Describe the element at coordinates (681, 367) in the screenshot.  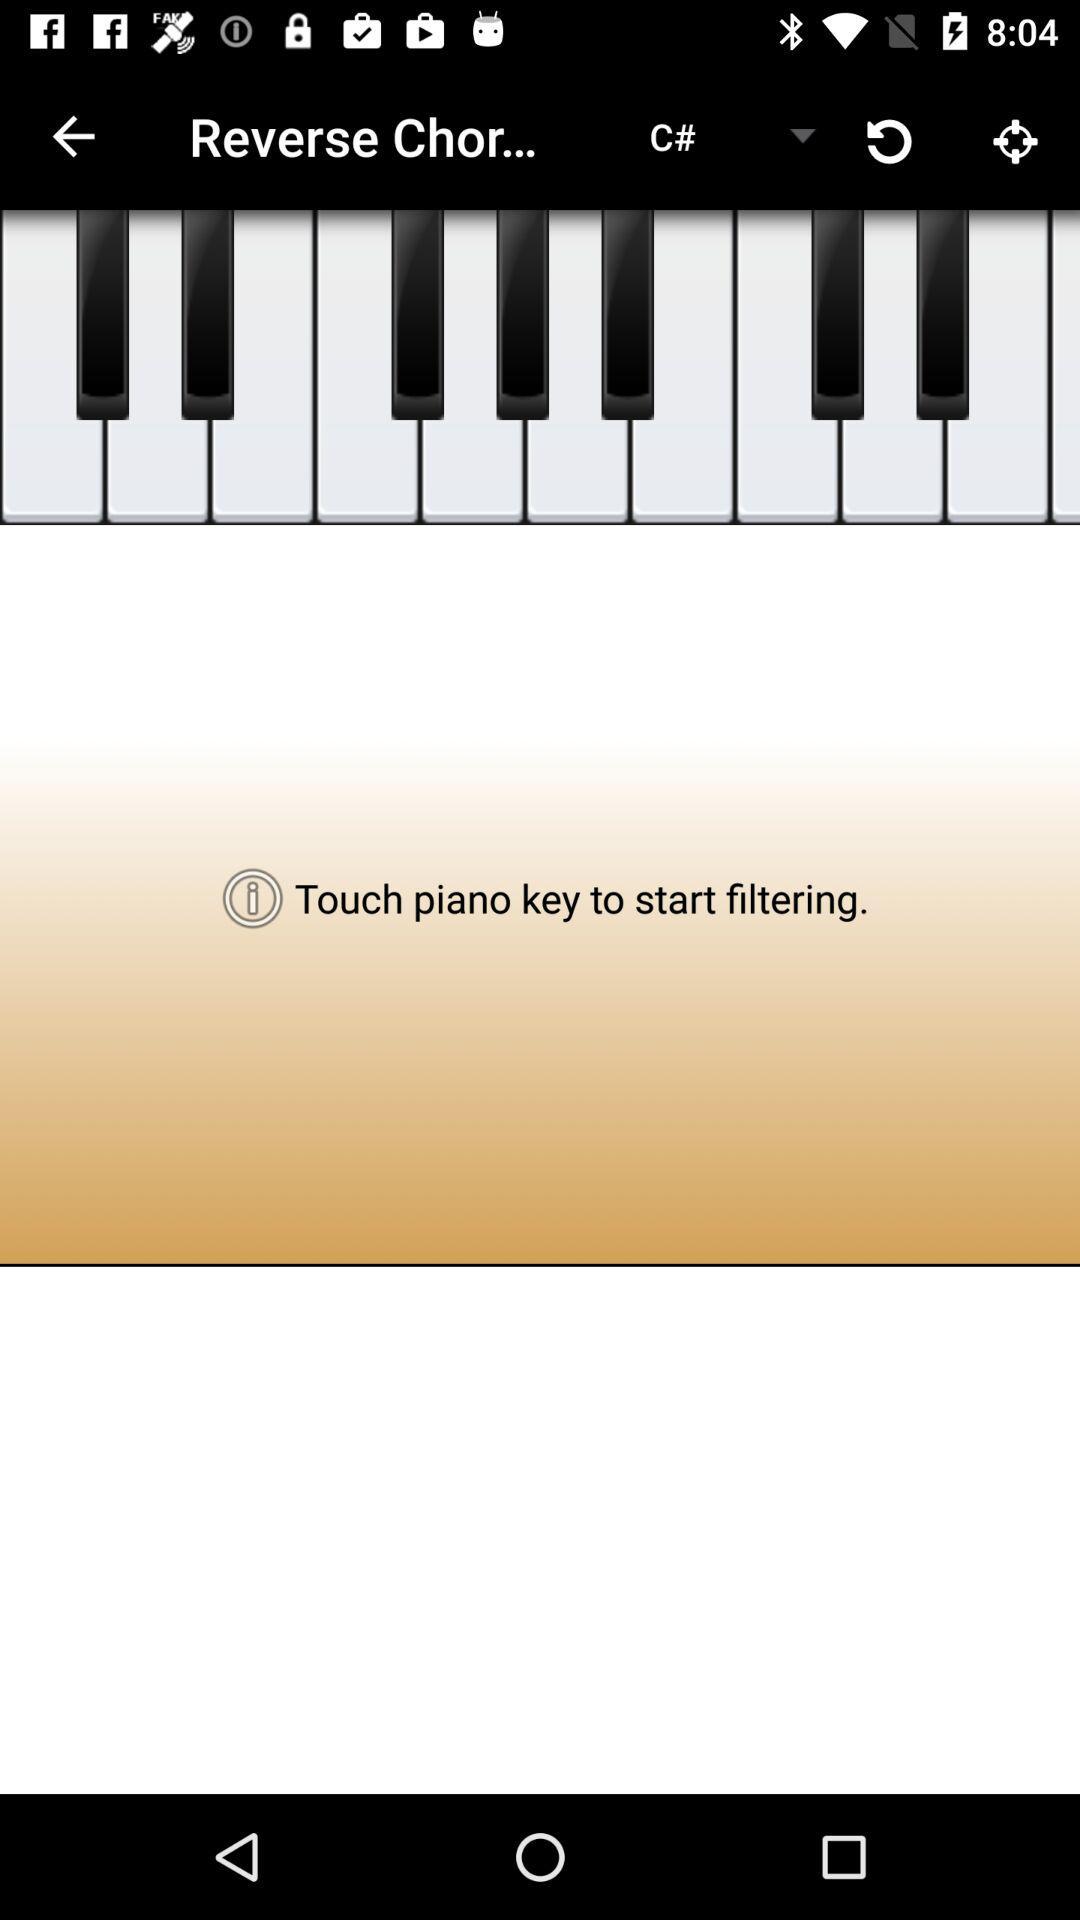
I see `the item above touch piano key` at that location.